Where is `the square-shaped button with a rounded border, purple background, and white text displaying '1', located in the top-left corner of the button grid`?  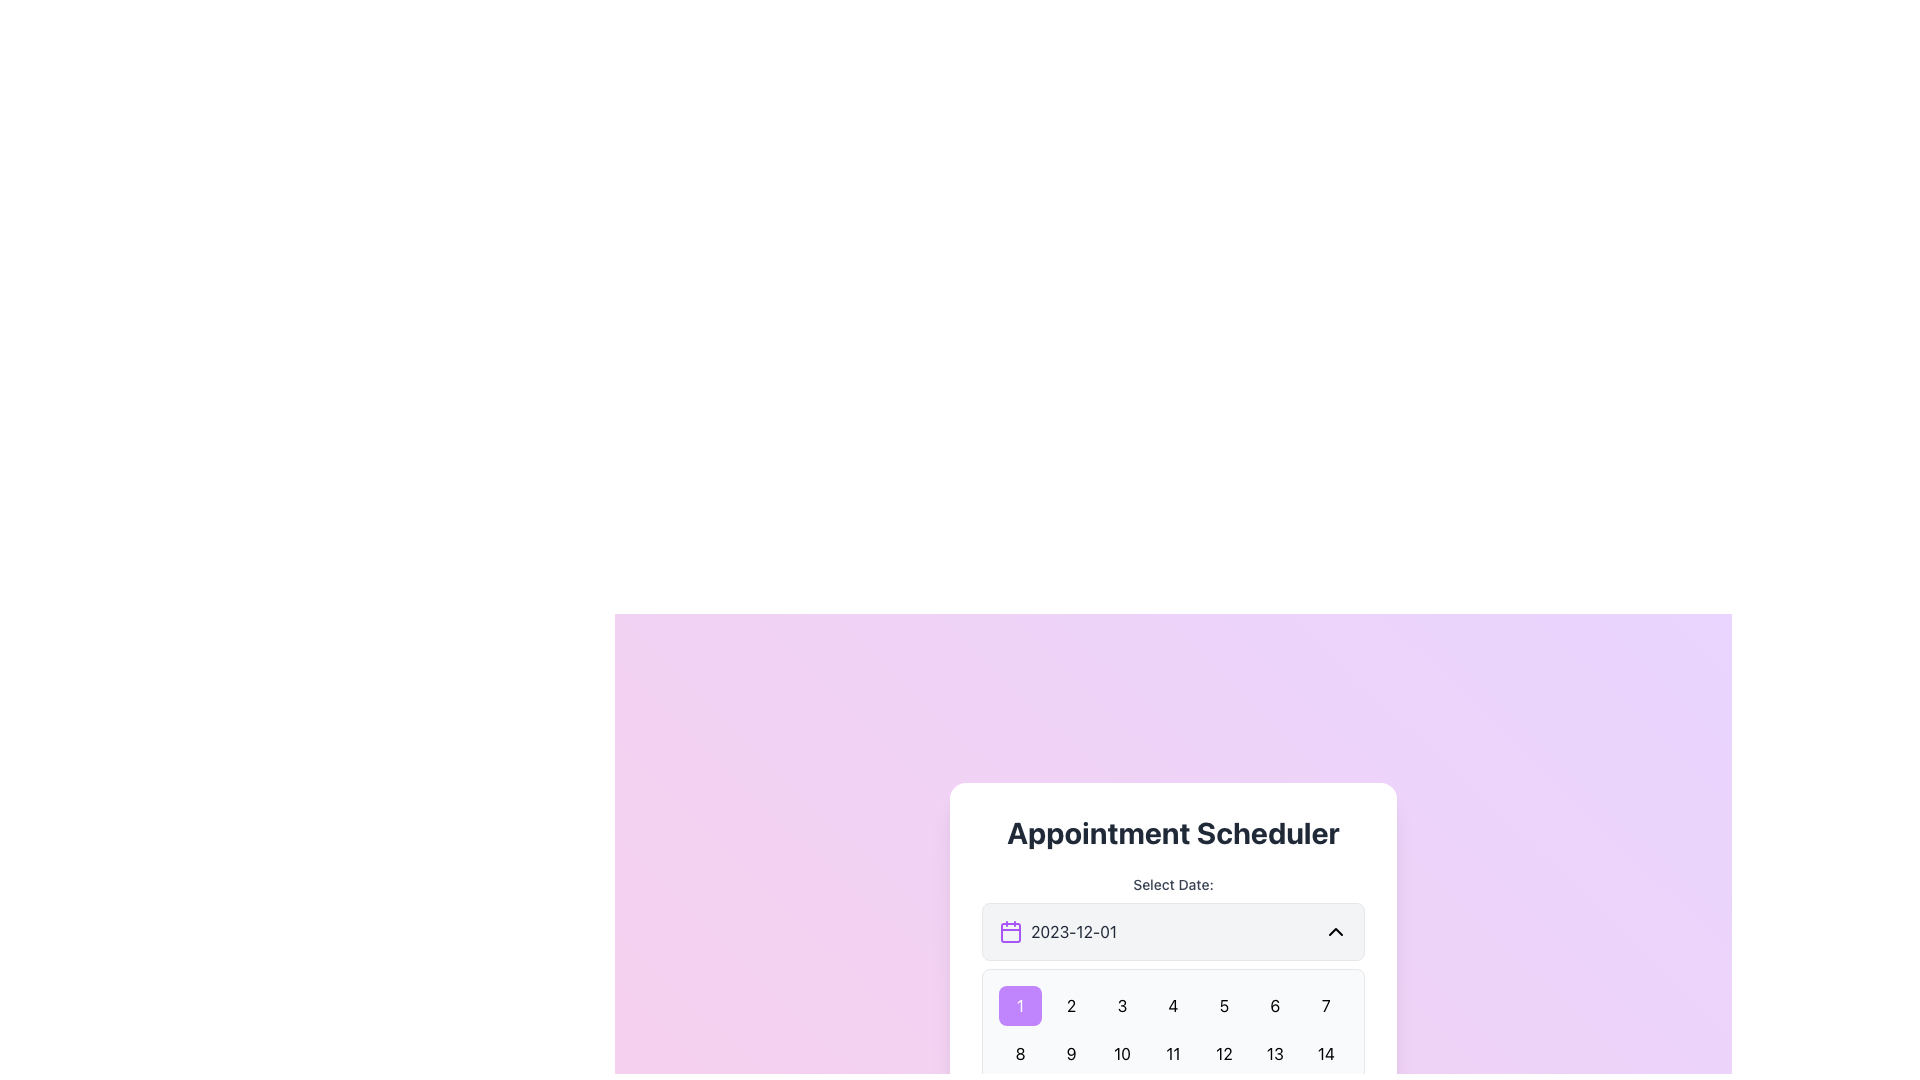 the square-shaped button with a rounded border, purple background, and white text displaying '1', located in the top-left corner of the button grid is located at coordinates (1020, 1006).